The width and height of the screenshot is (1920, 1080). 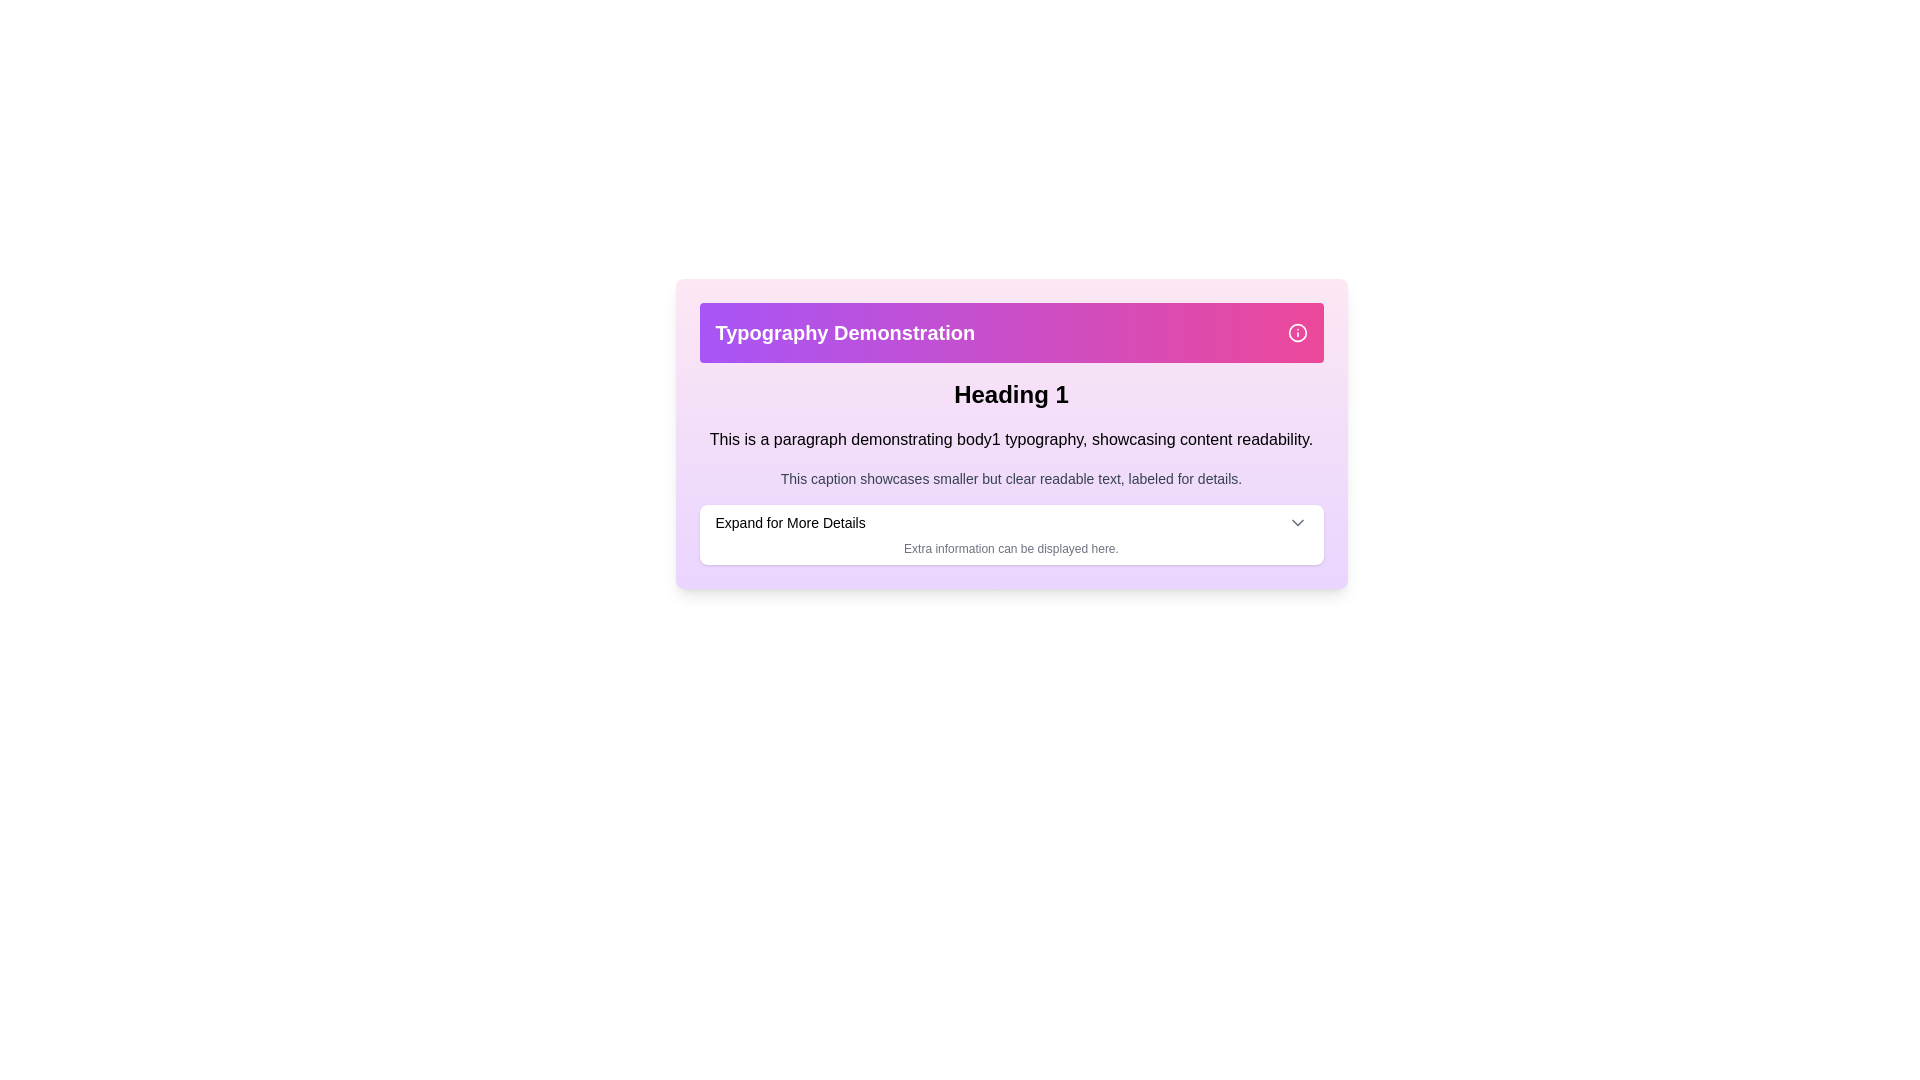 What do you see at coordinates (845, 331) in the screenshot?
I see `the Text label displaying 'Typography Demonstration', which is styled in bold, large white font on a gradient background` at bounding box center [845, 331].